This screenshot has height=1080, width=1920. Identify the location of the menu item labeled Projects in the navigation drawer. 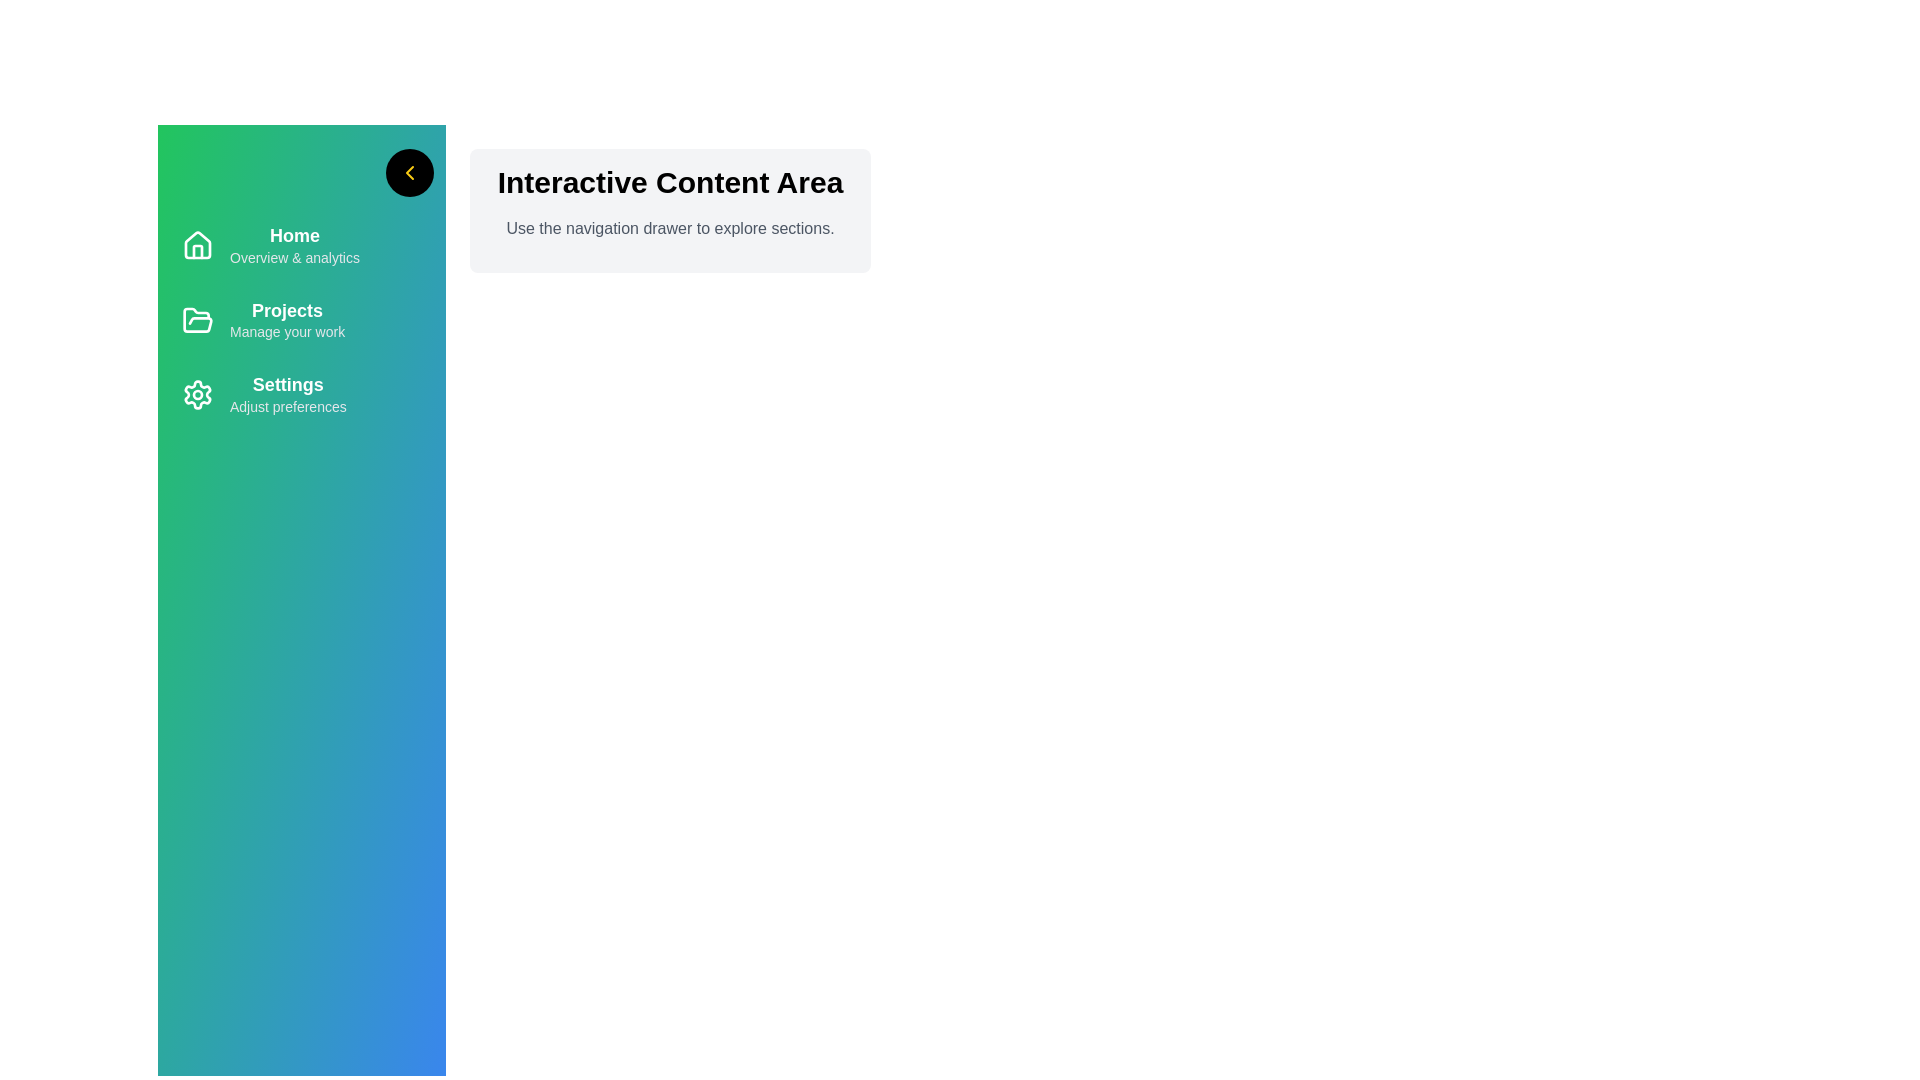
(301, 319).